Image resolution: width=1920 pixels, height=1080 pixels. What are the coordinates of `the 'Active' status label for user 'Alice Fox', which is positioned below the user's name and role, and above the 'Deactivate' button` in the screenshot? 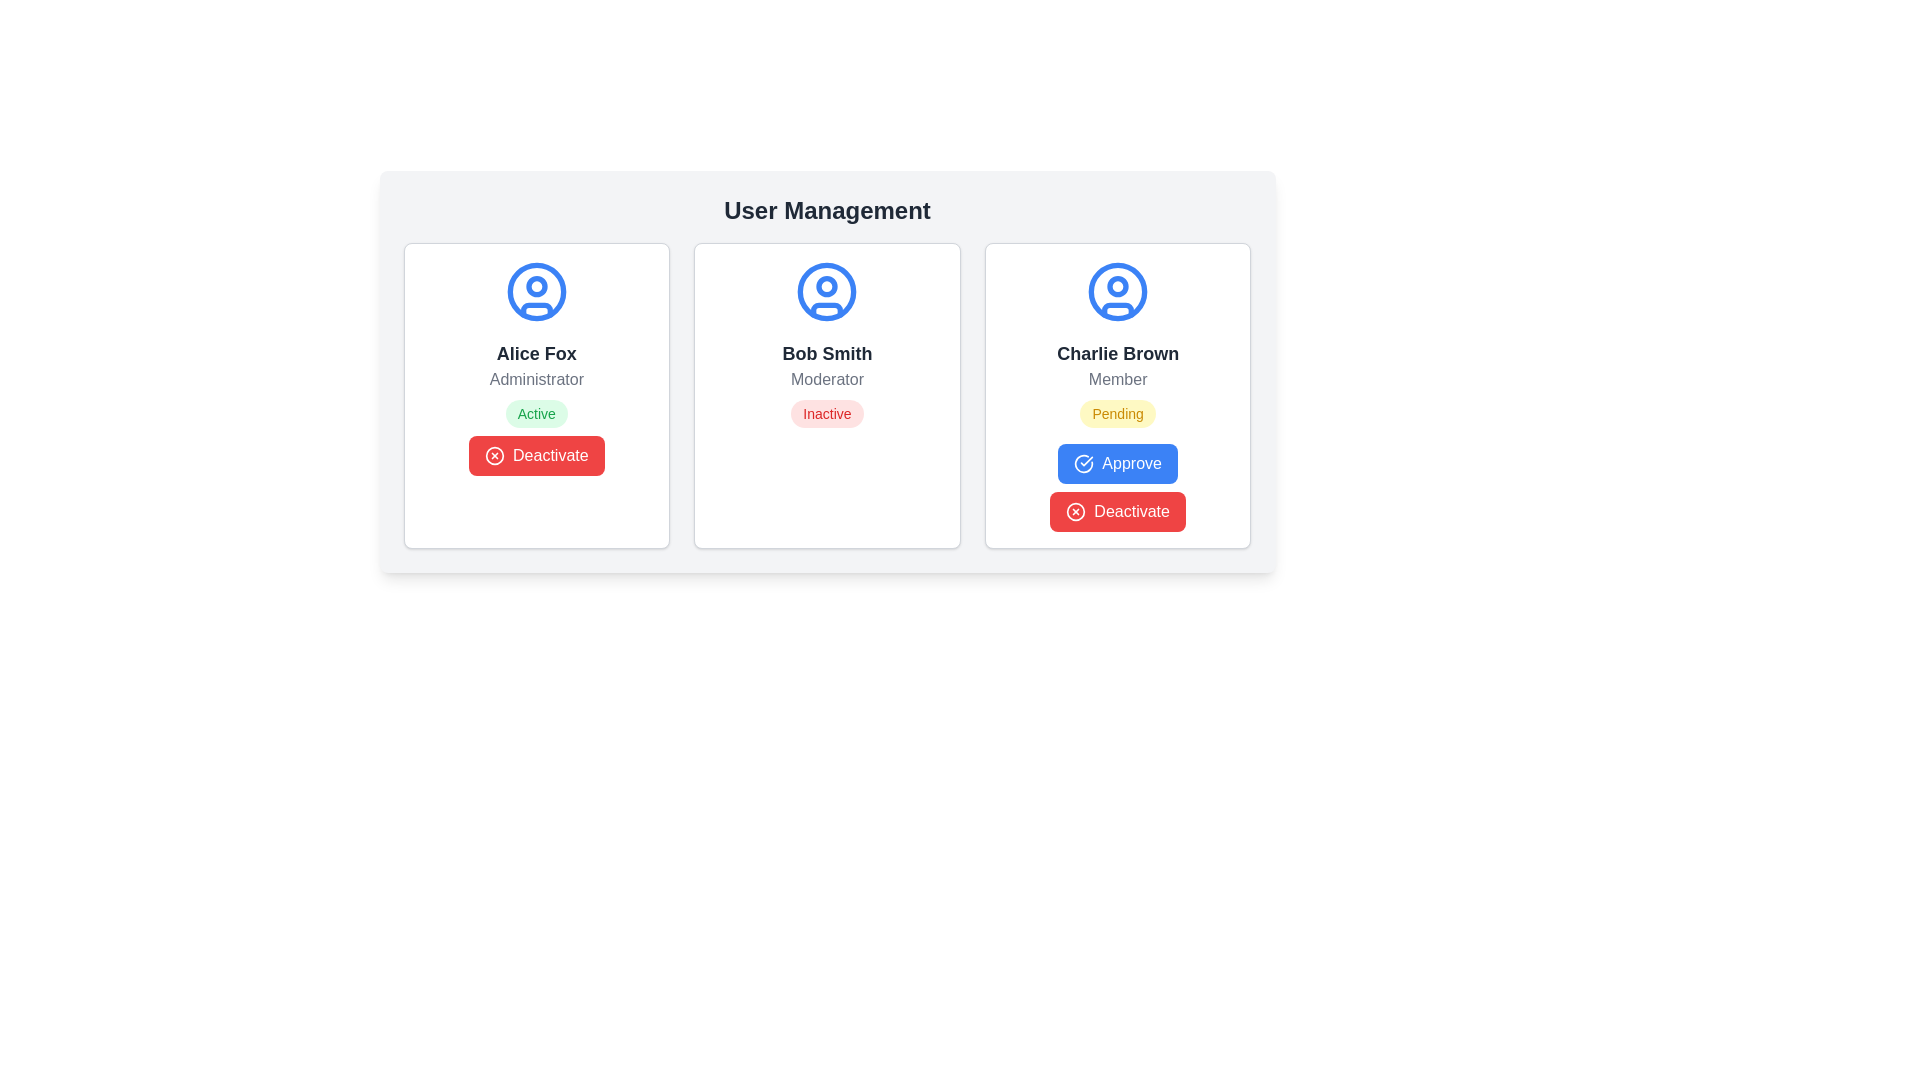 It's located at (536, 412).